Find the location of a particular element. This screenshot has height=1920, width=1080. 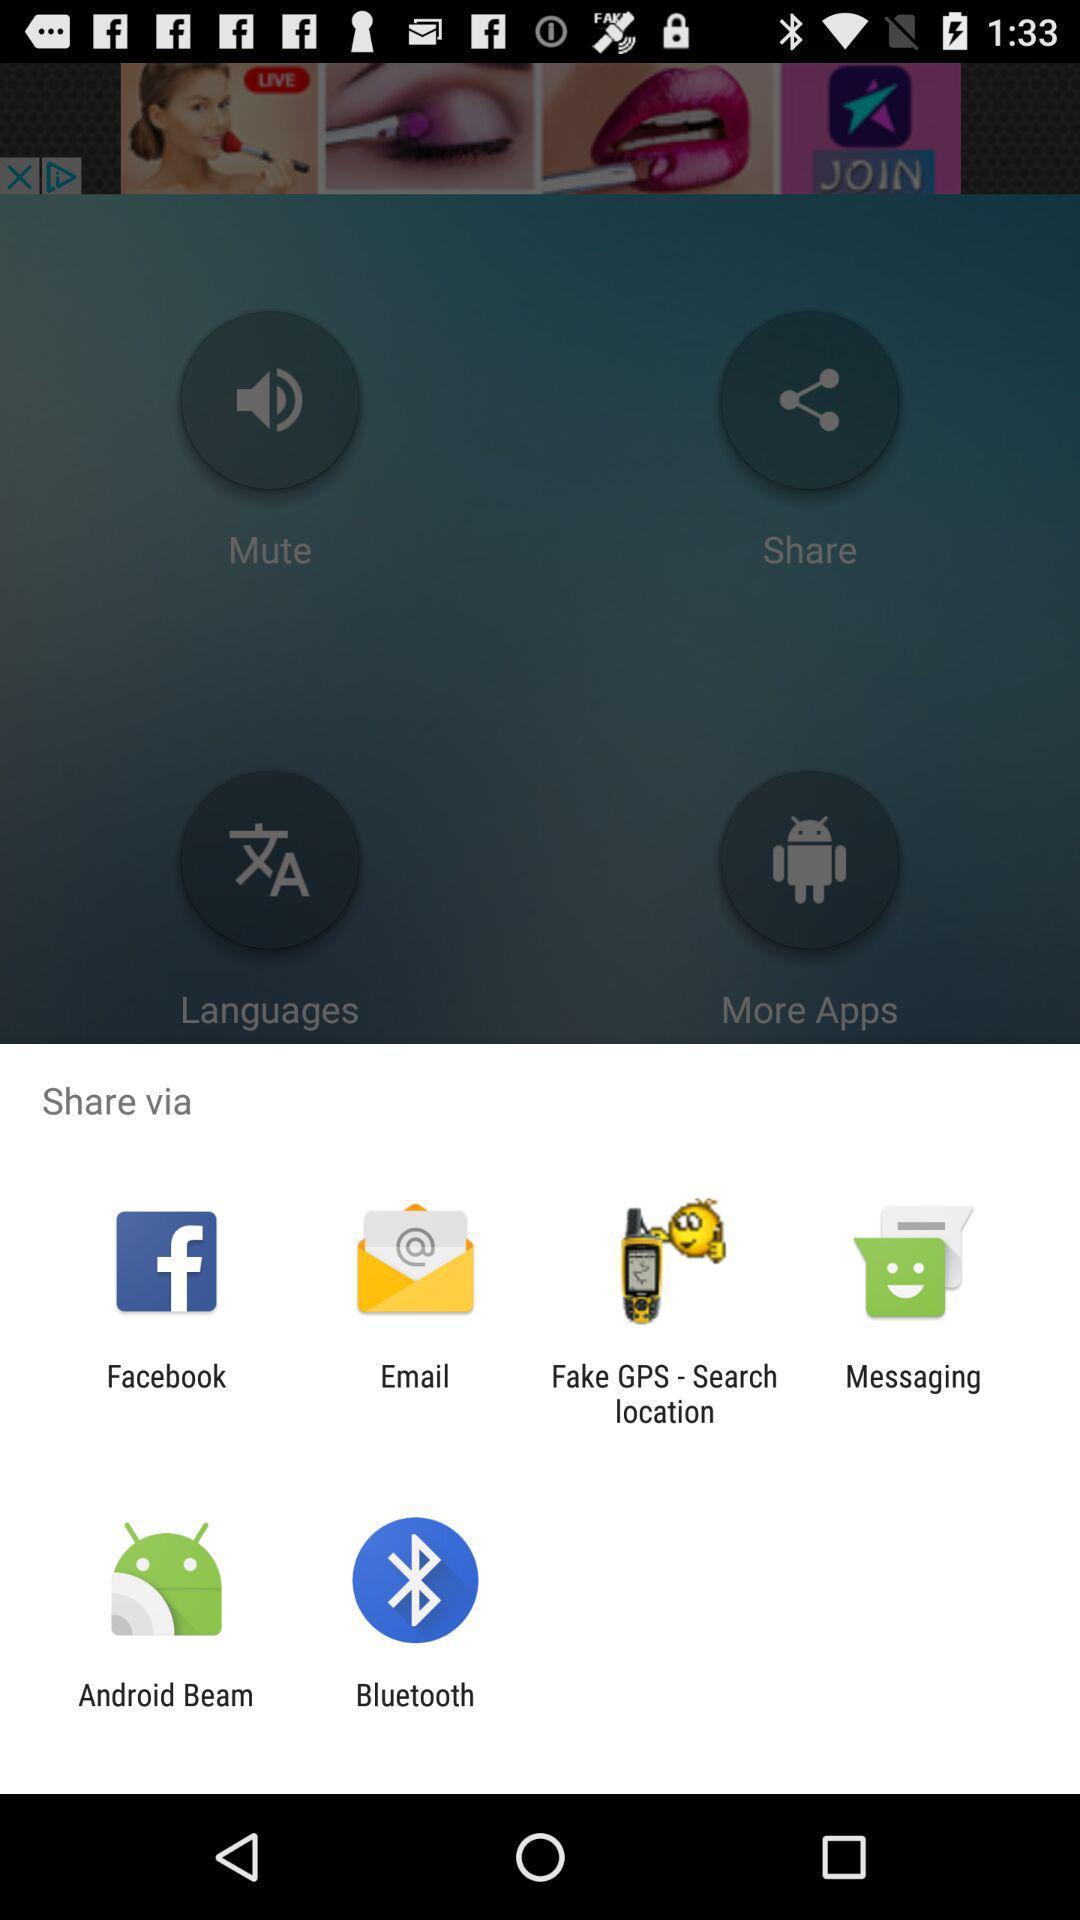

icon to the right of android beam icon is located at coordinates (414, 1711).